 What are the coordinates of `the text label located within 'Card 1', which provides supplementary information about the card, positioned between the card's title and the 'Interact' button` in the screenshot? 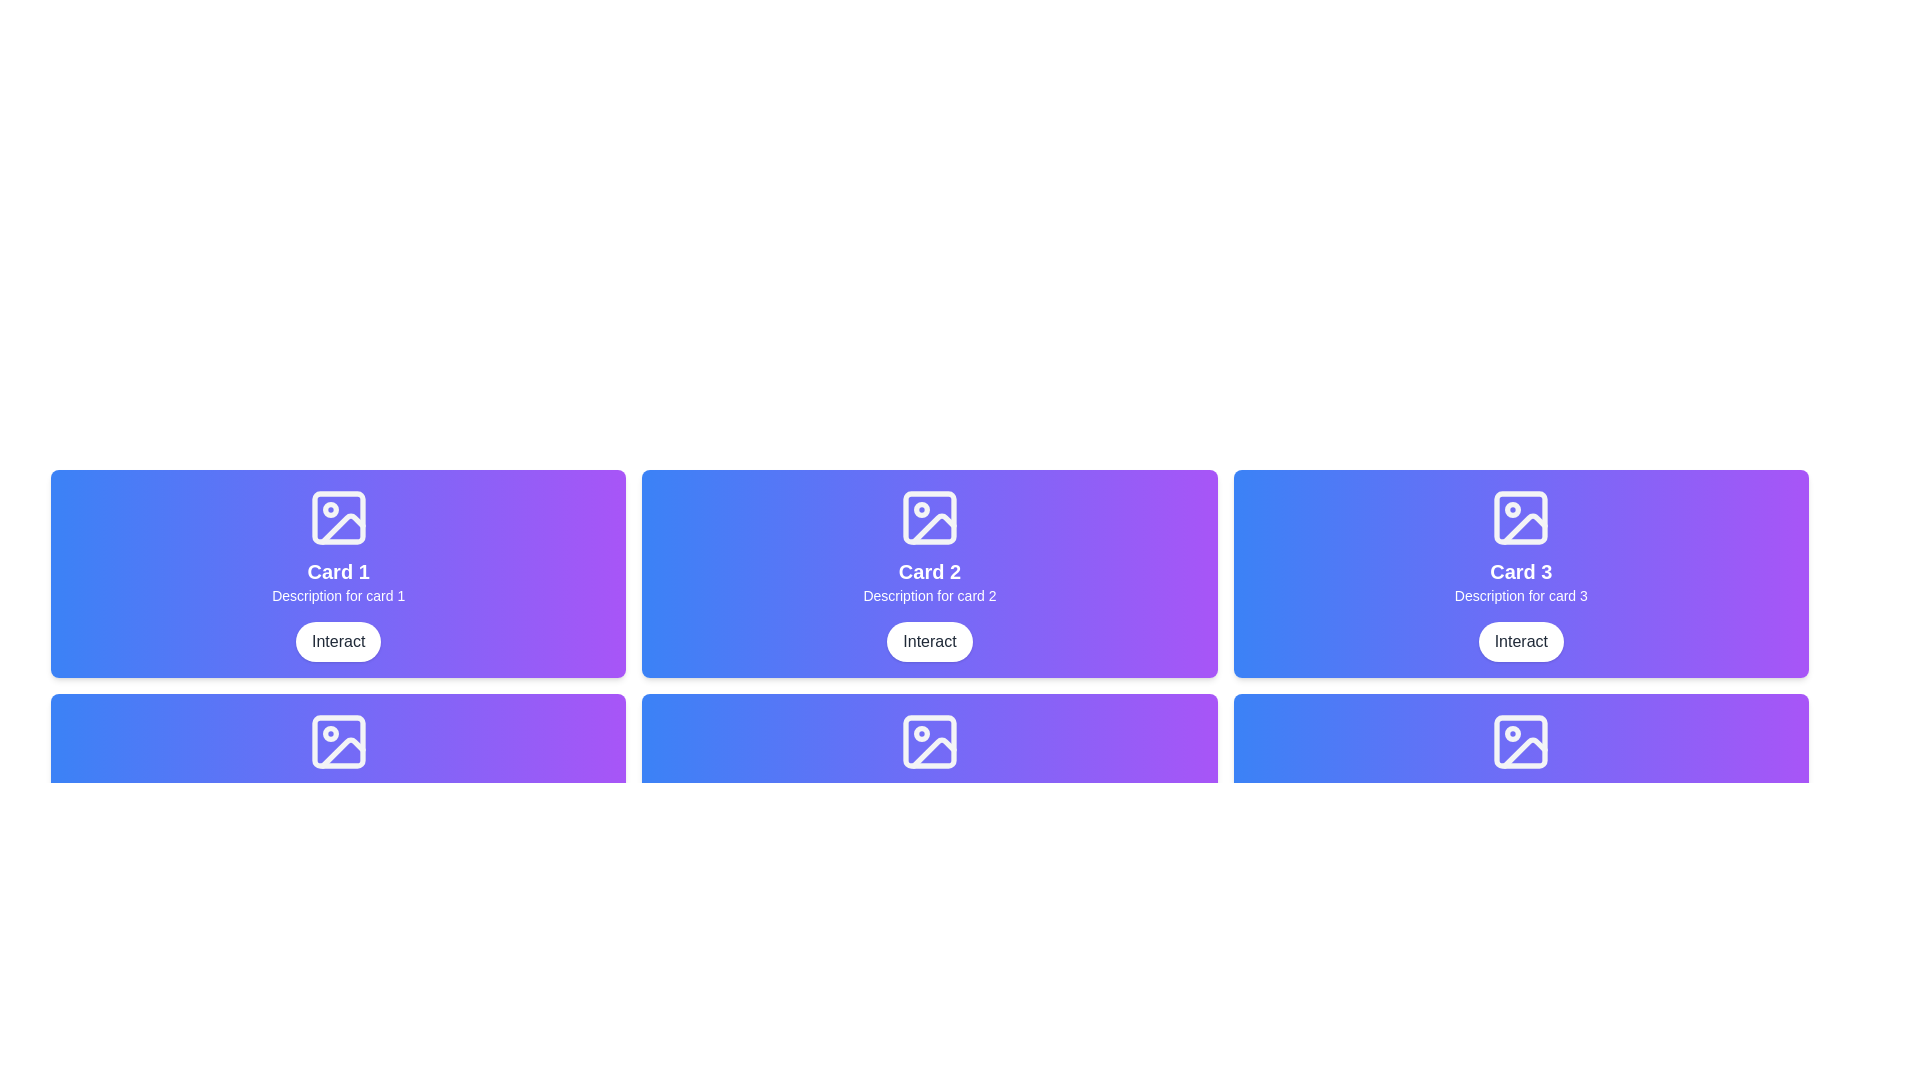 It's located at (338, 595).